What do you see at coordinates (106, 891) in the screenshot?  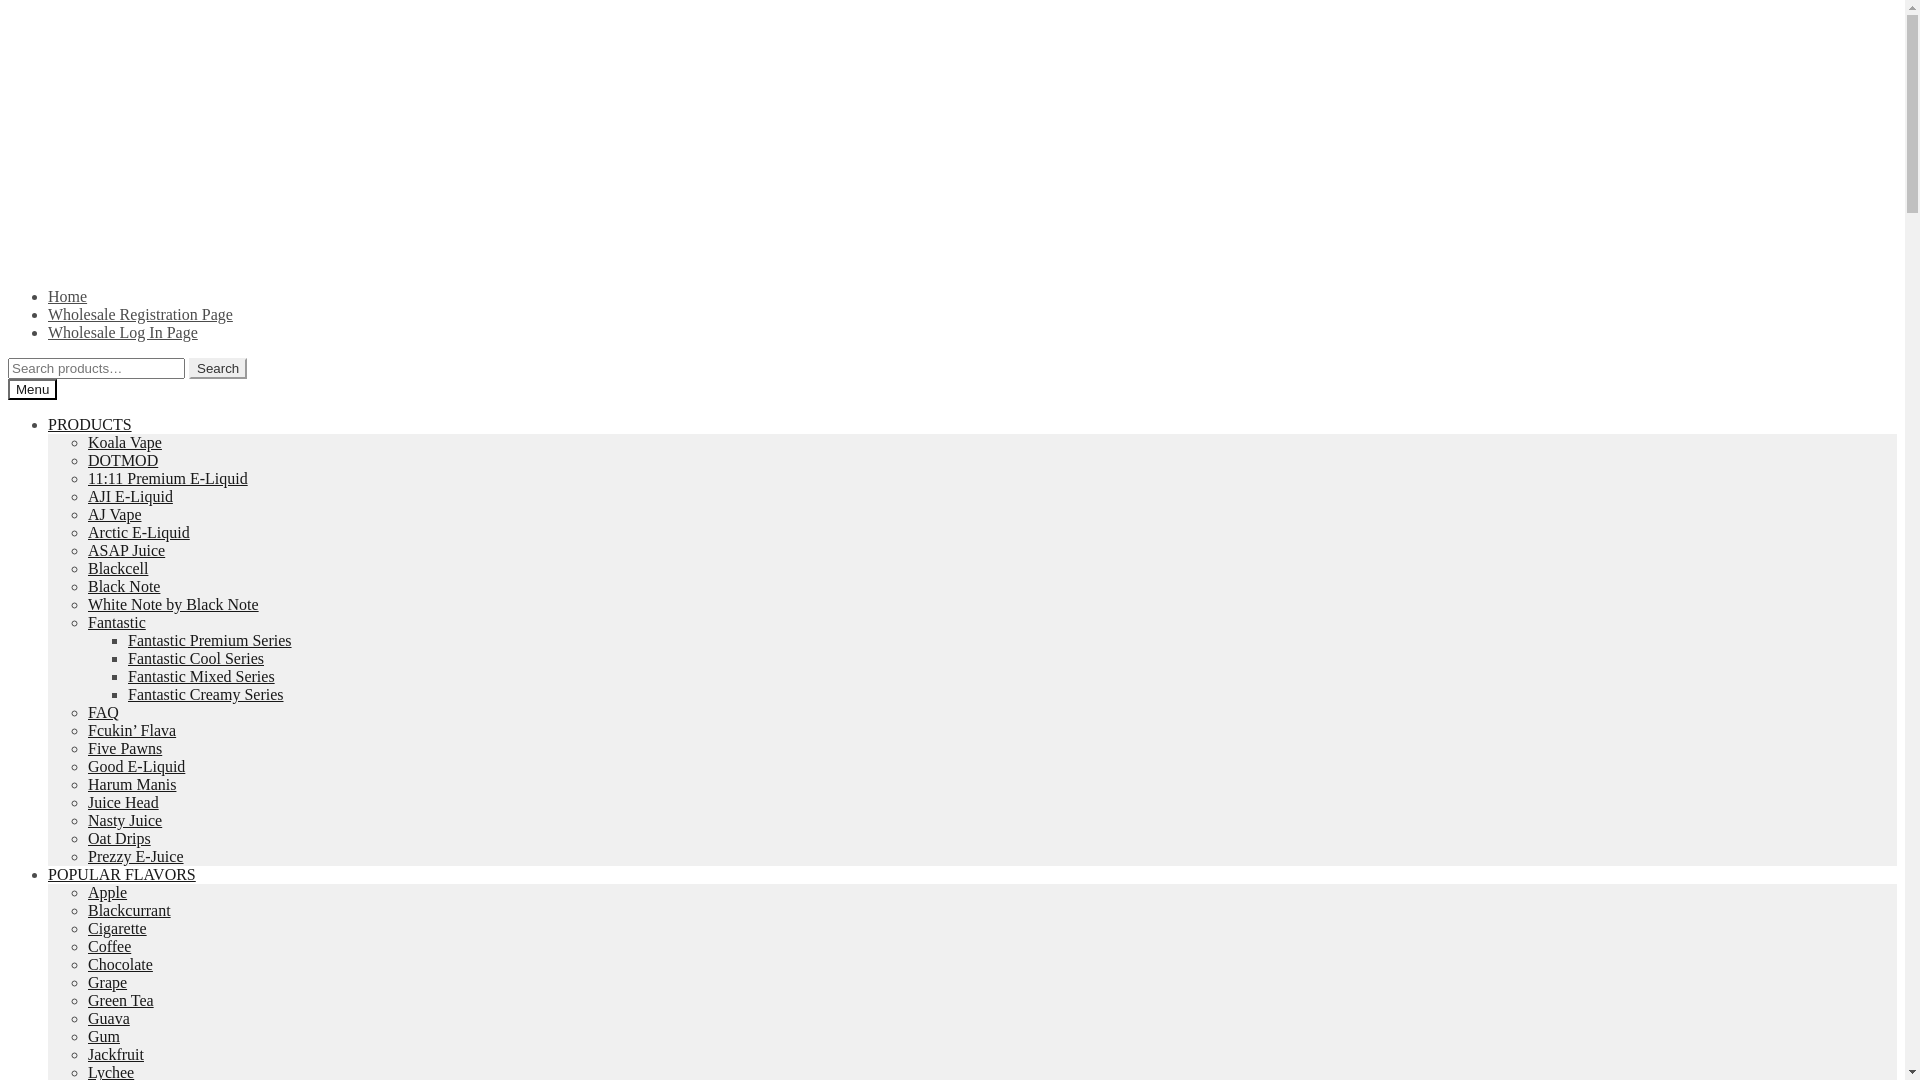 I see `'Apple'` at bounding box center [106, 891].